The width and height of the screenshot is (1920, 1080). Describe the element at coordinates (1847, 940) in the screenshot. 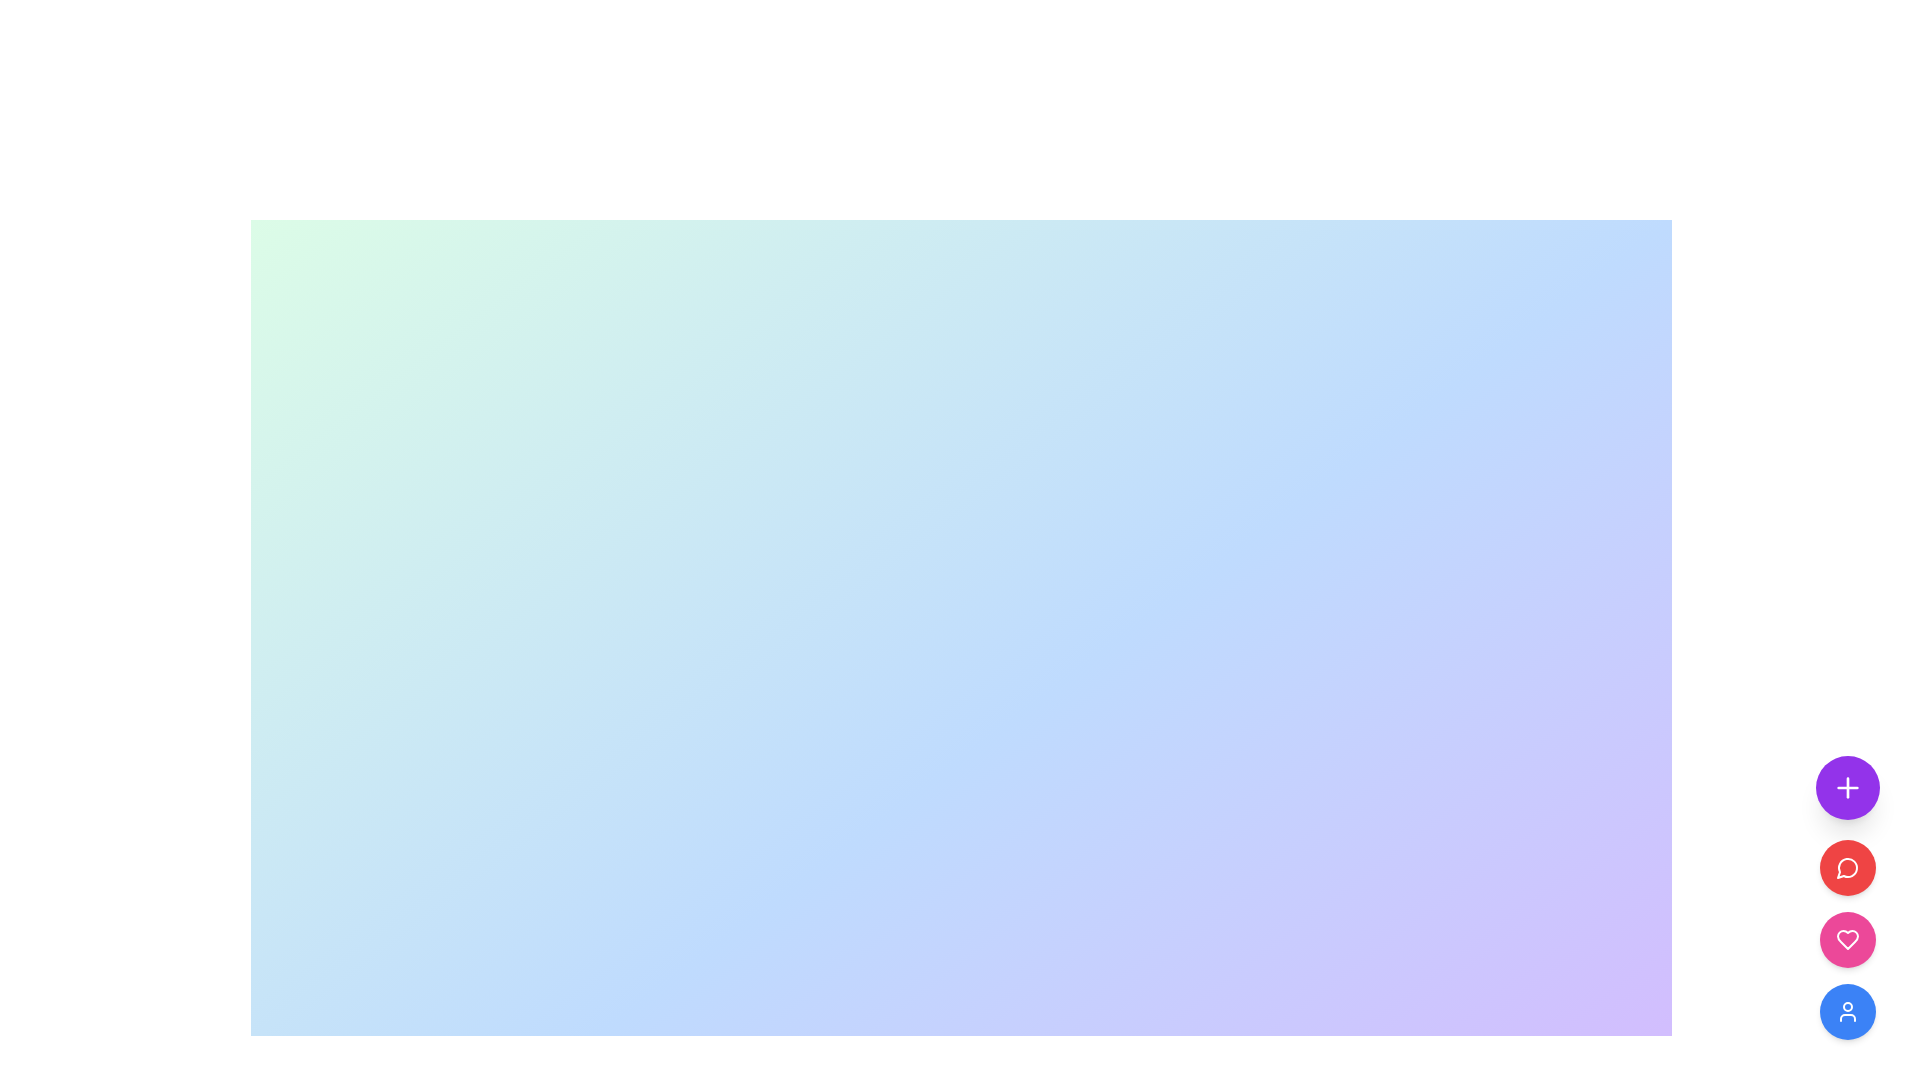

I see `the heart-shaped icon button with a pink background` at that location.